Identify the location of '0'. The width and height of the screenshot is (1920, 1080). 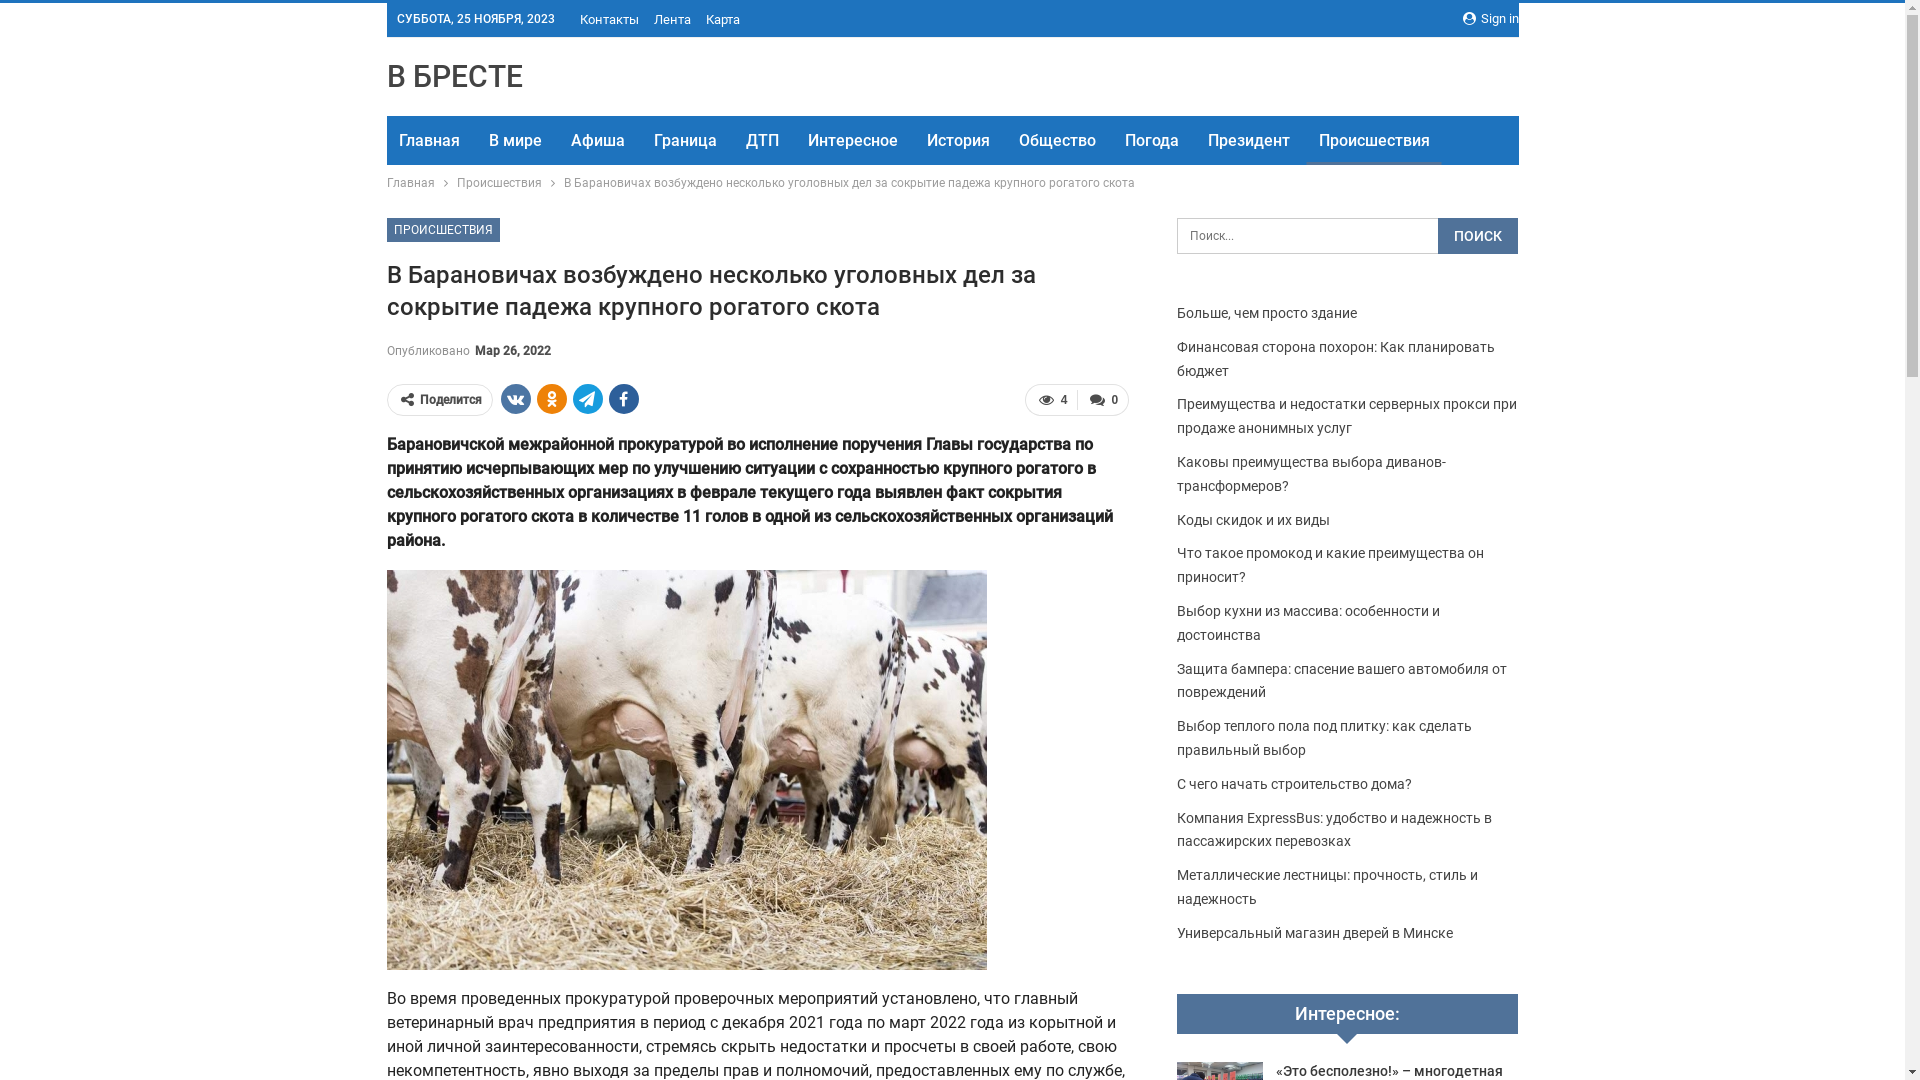
(1102, 400).